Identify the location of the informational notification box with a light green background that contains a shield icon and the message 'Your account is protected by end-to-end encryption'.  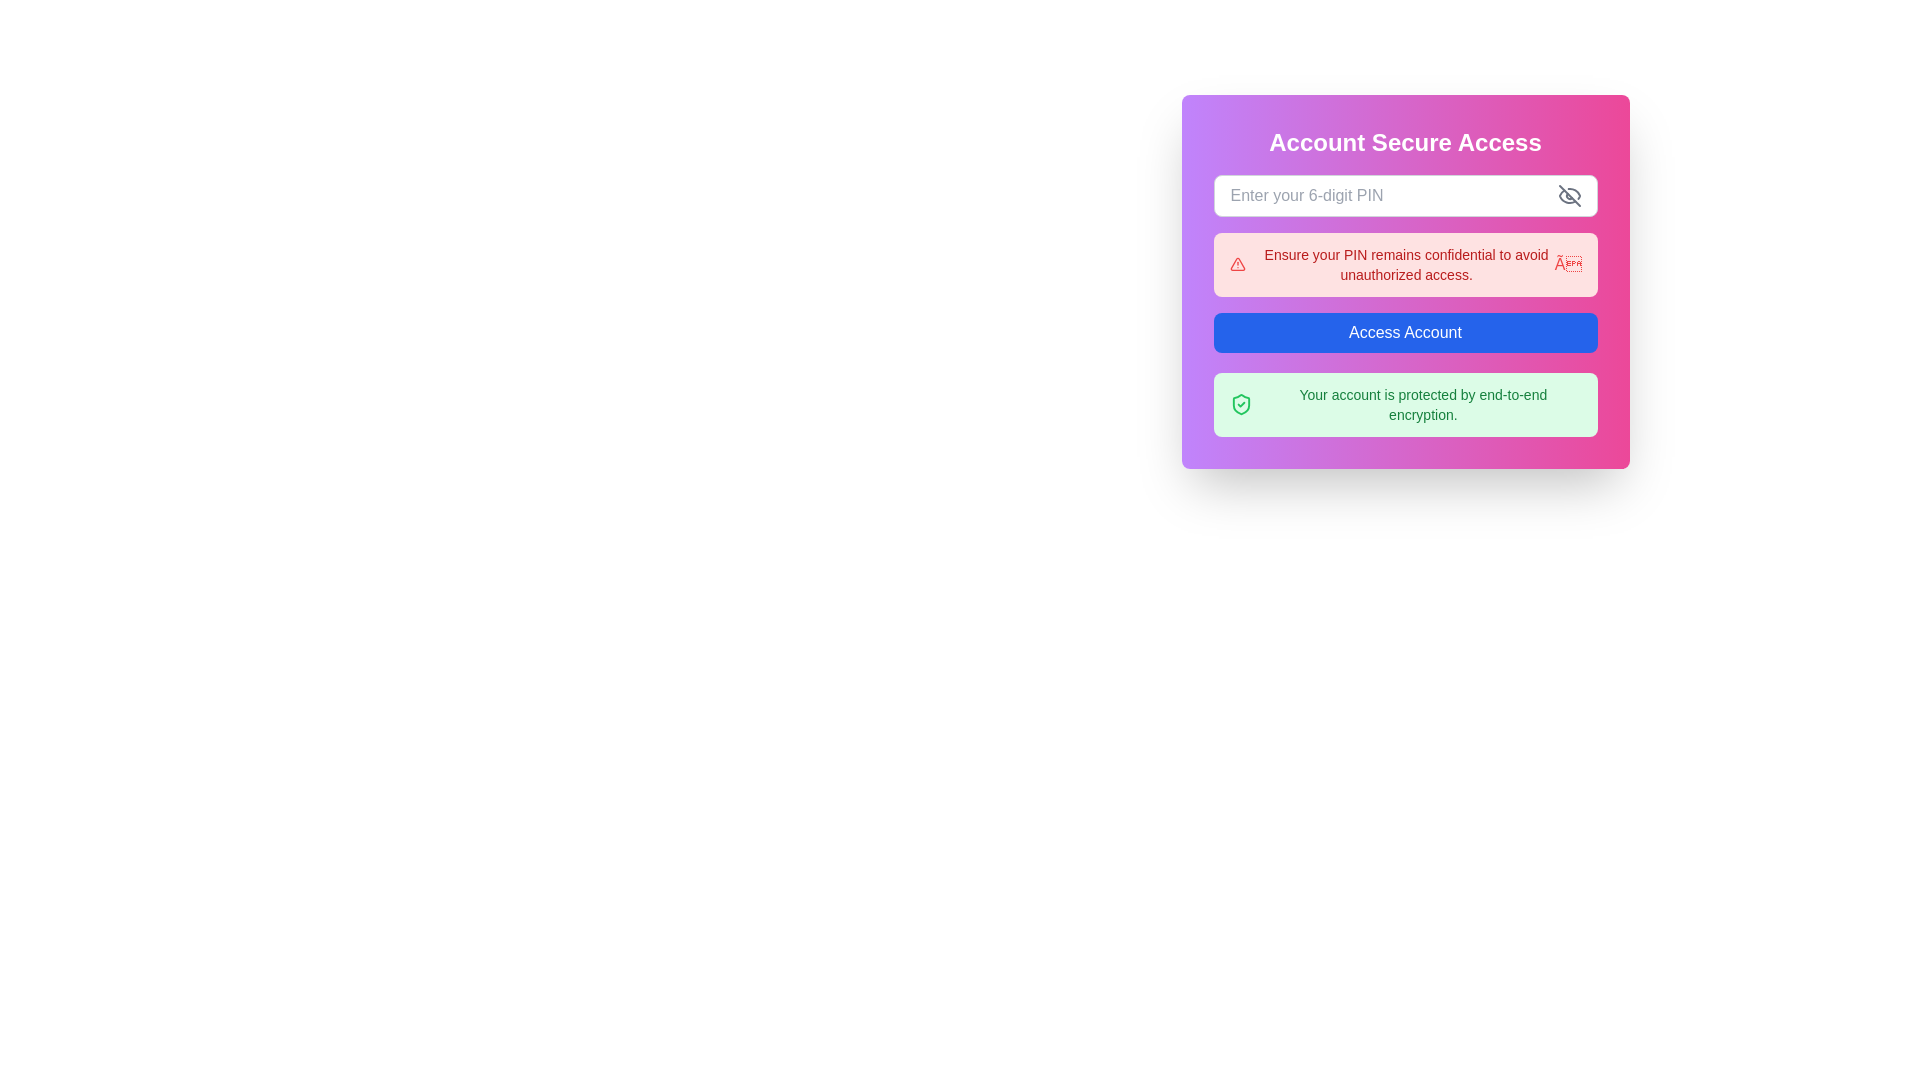
(1404, 405).